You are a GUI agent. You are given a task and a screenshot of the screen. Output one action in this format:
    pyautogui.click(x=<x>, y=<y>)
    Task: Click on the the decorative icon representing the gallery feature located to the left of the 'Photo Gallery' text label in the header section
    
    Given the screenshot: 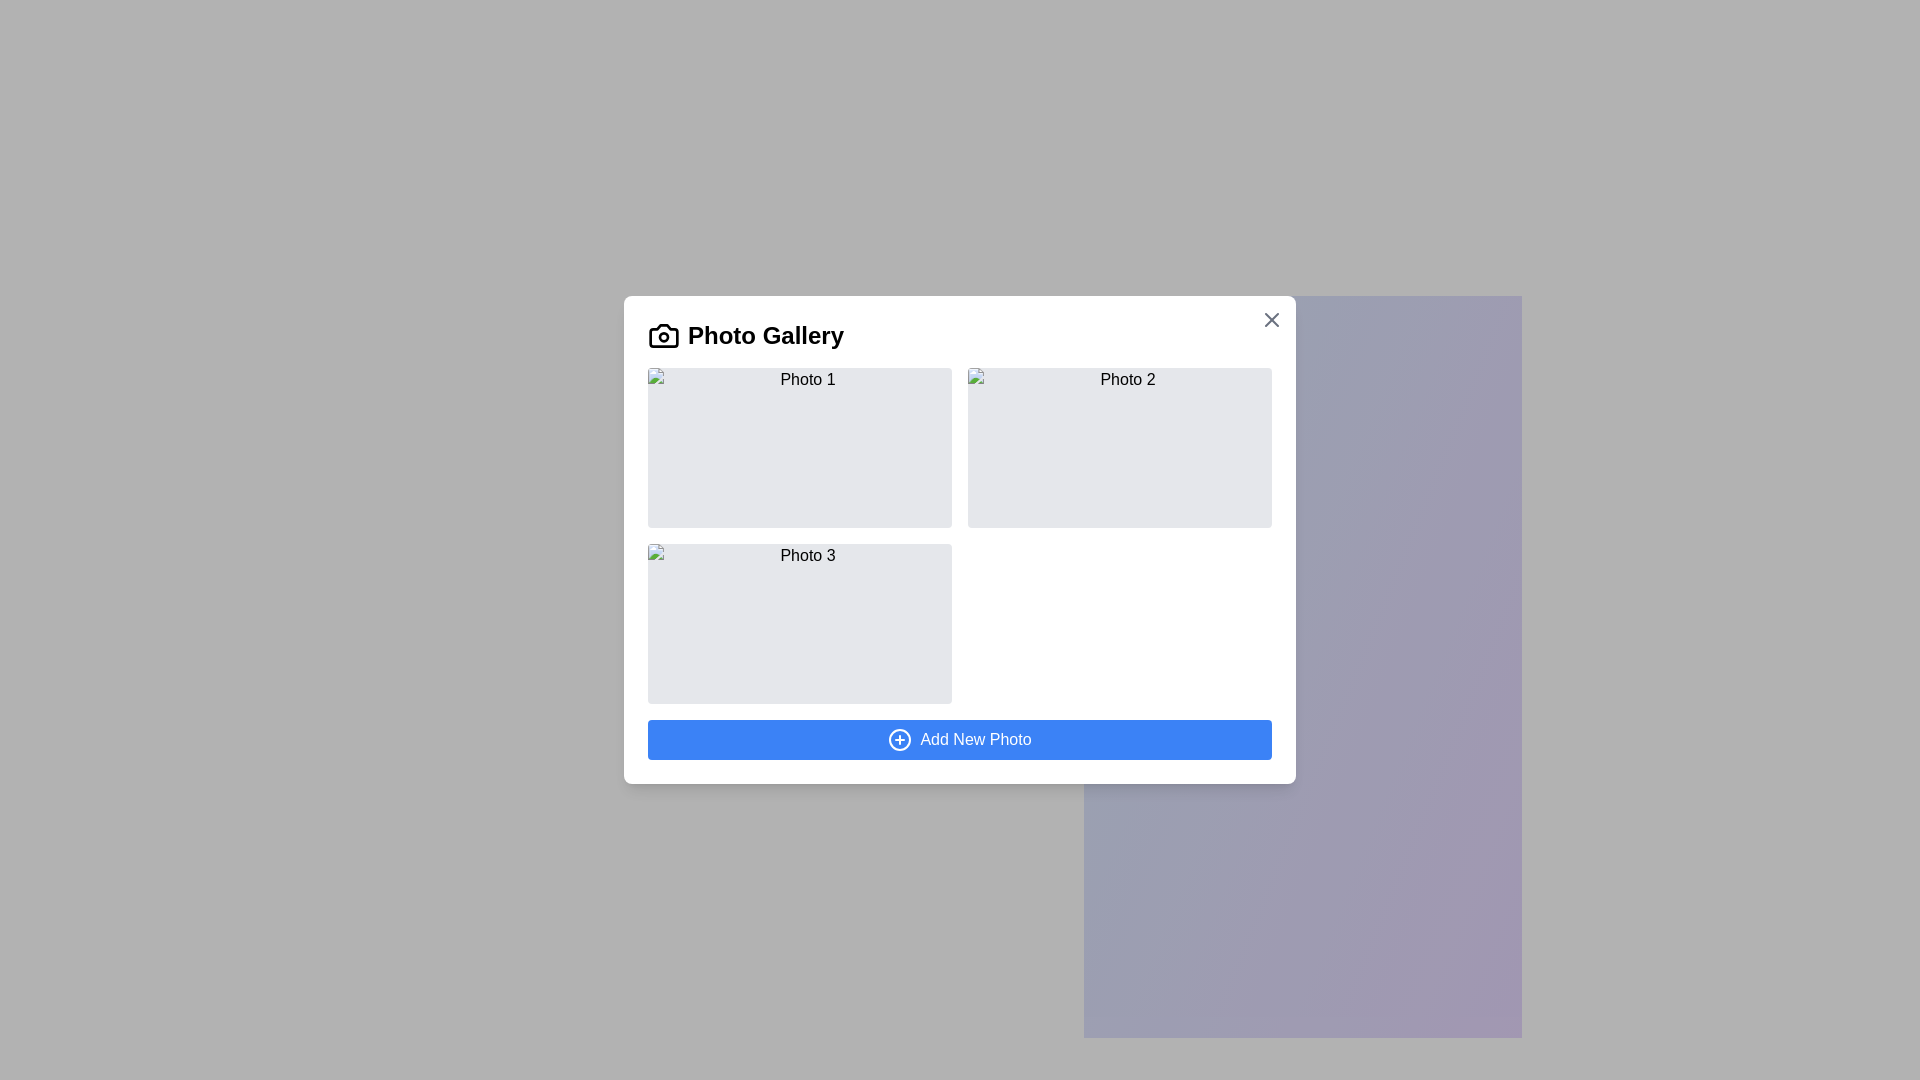 What is the action you would take?
    pyautogui.click(x=663, y=334)
    